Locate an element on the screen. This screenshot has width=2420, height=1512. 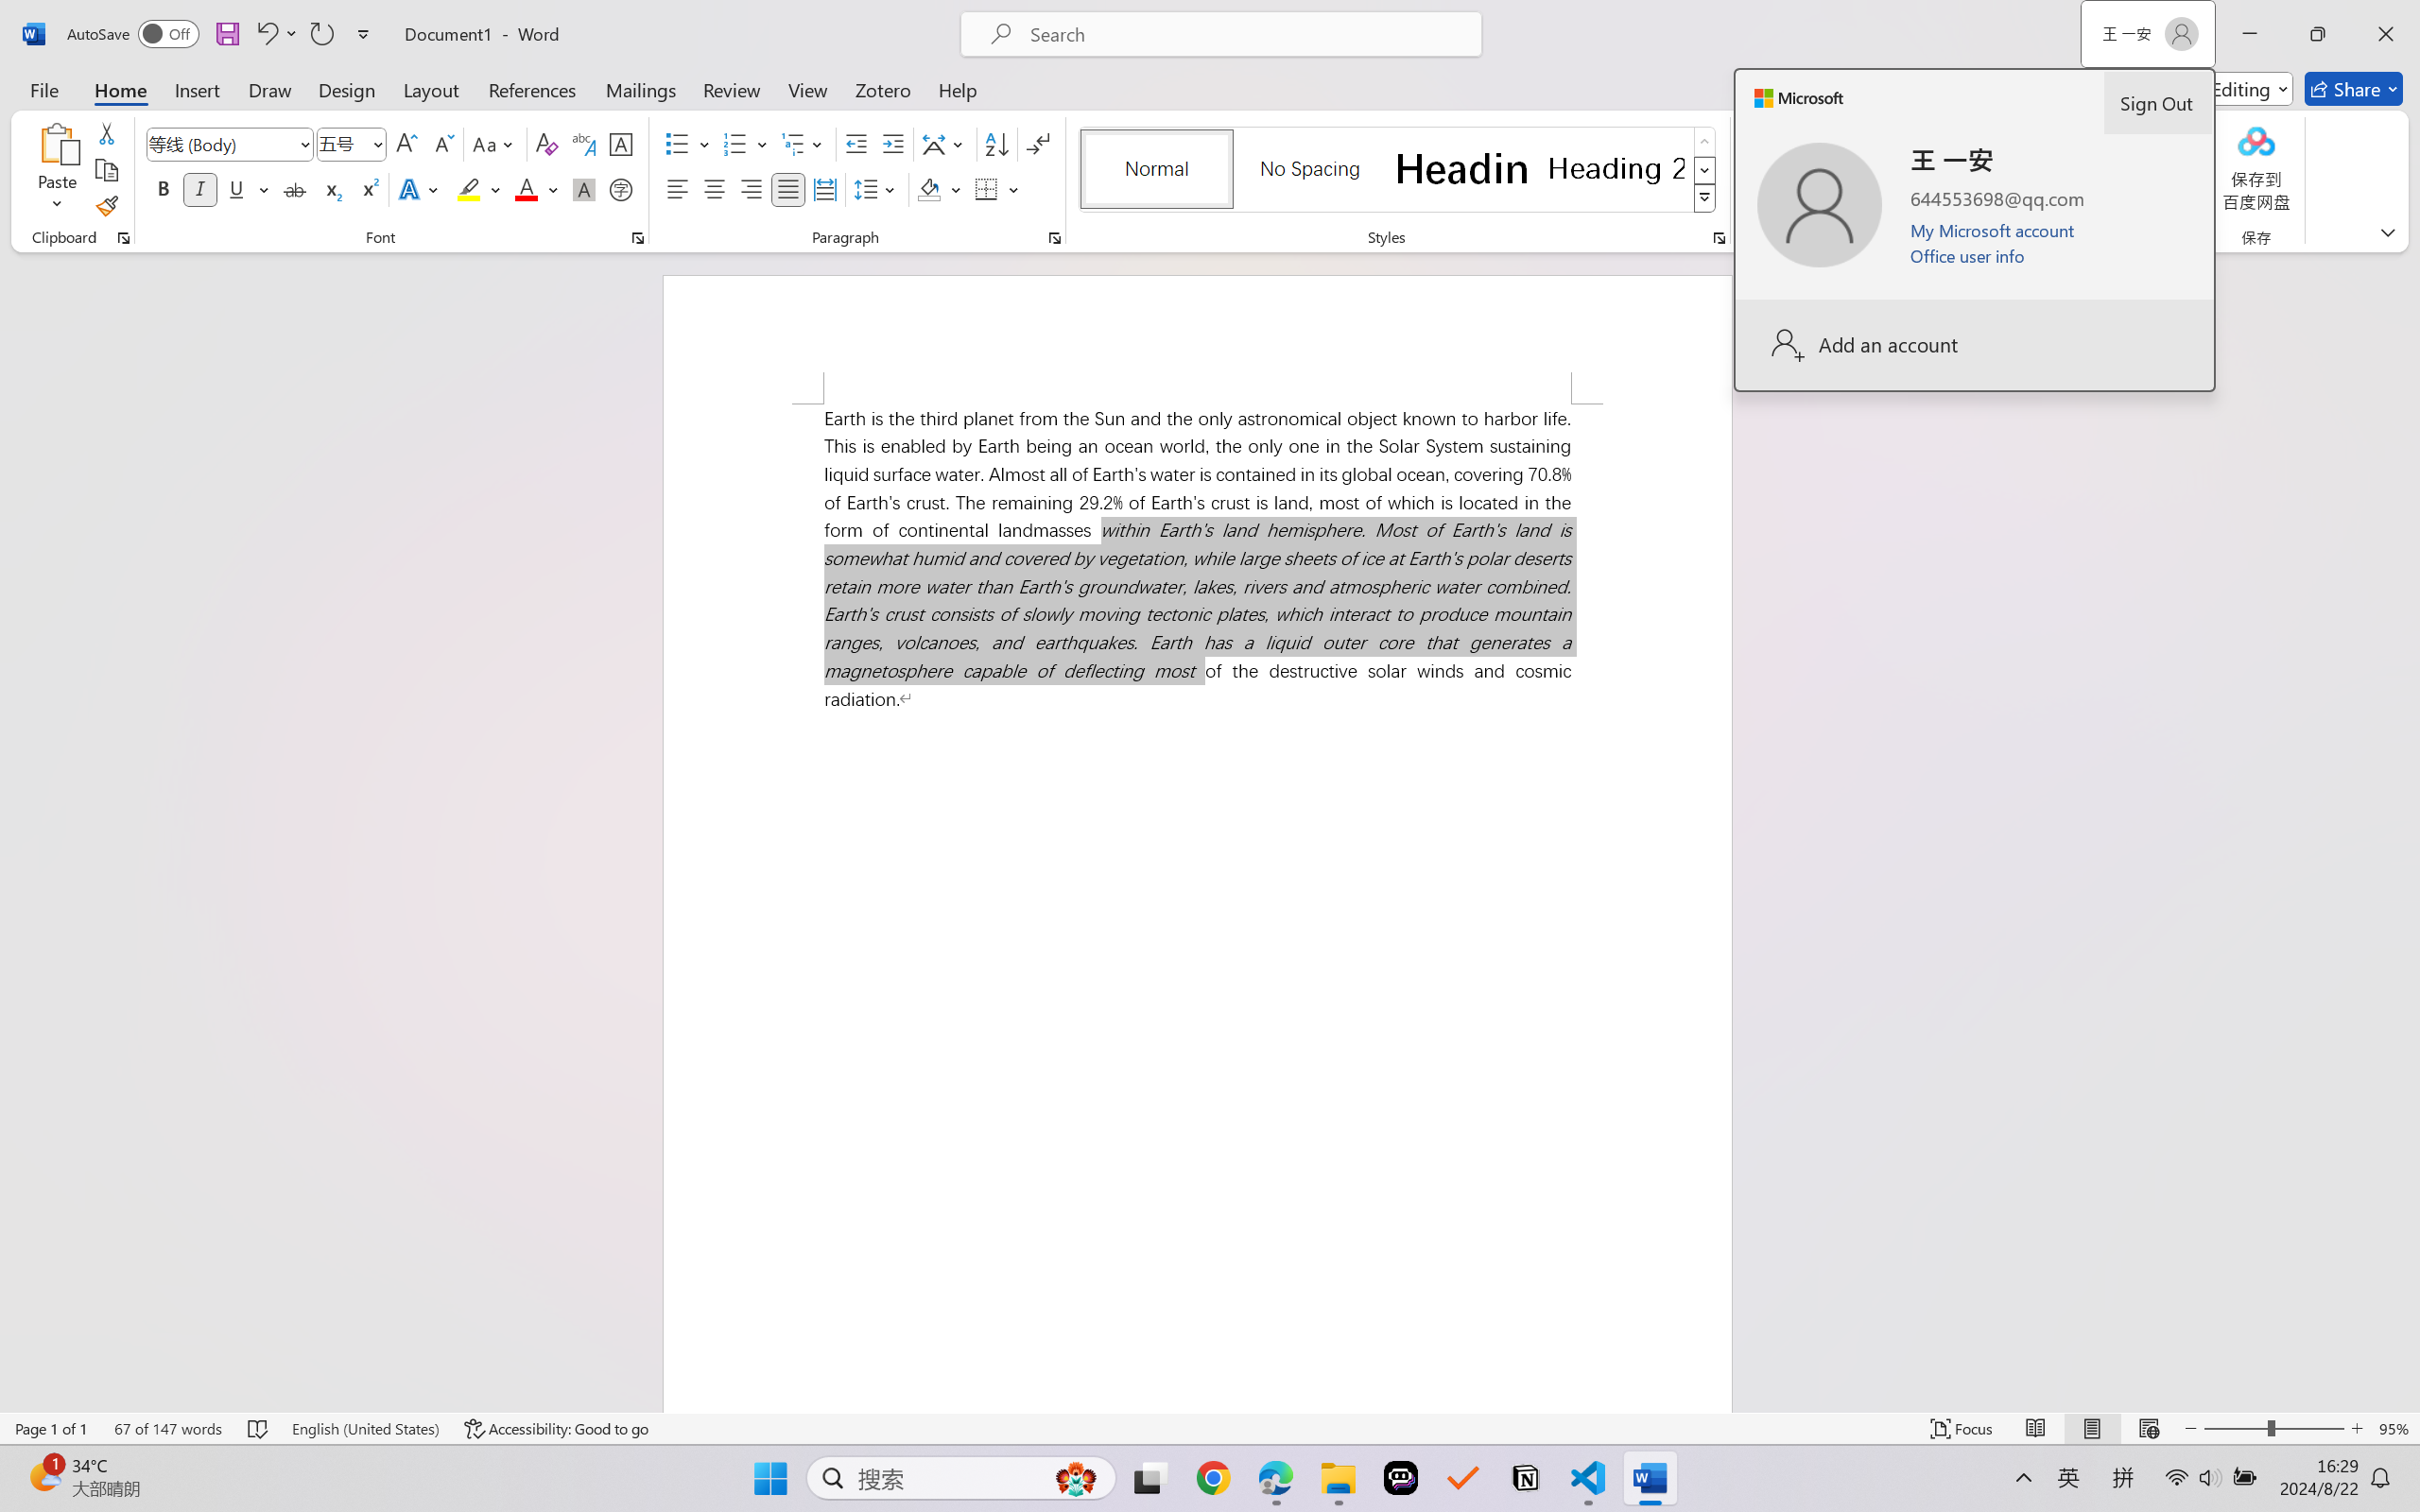
'Distributed' is located at coordinates (823, 188).